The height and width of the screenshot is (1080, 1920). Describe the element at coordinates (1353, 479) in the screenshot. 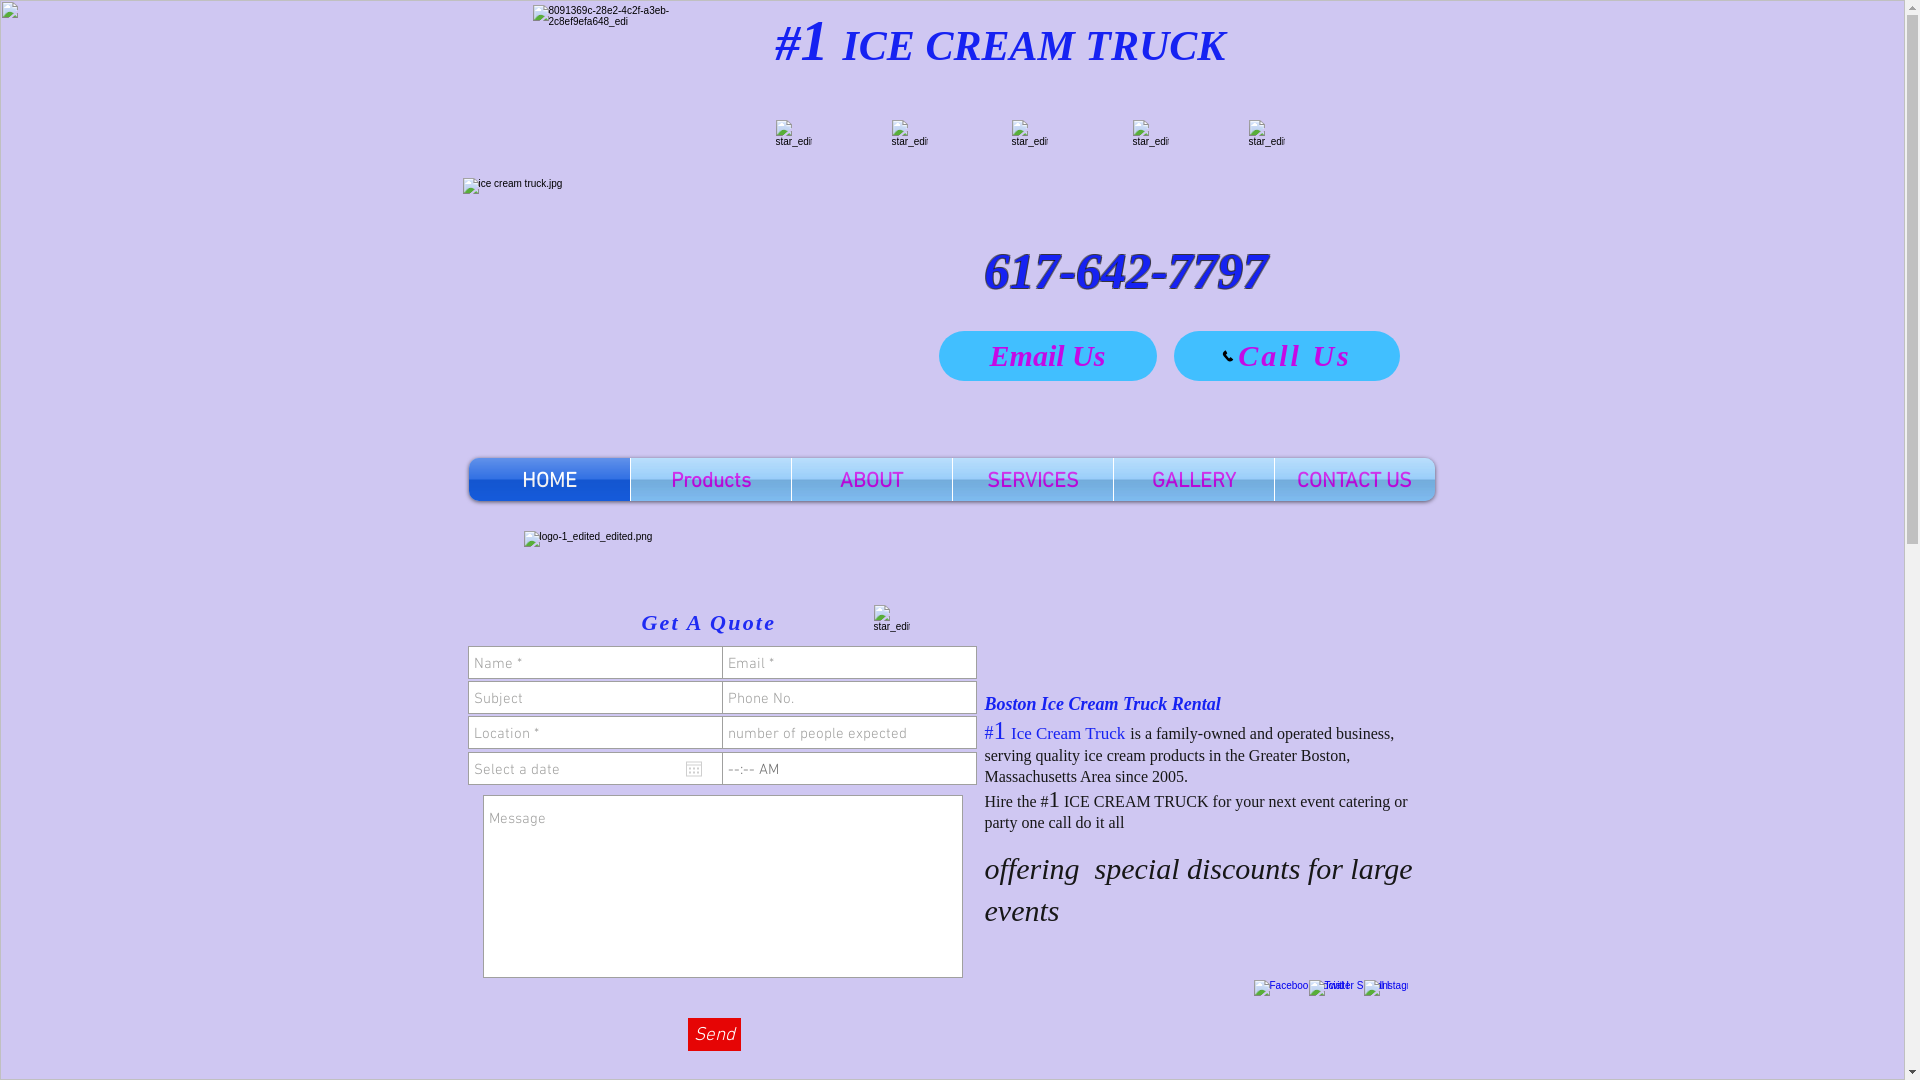

I see `'CONTACT US'` at that location.